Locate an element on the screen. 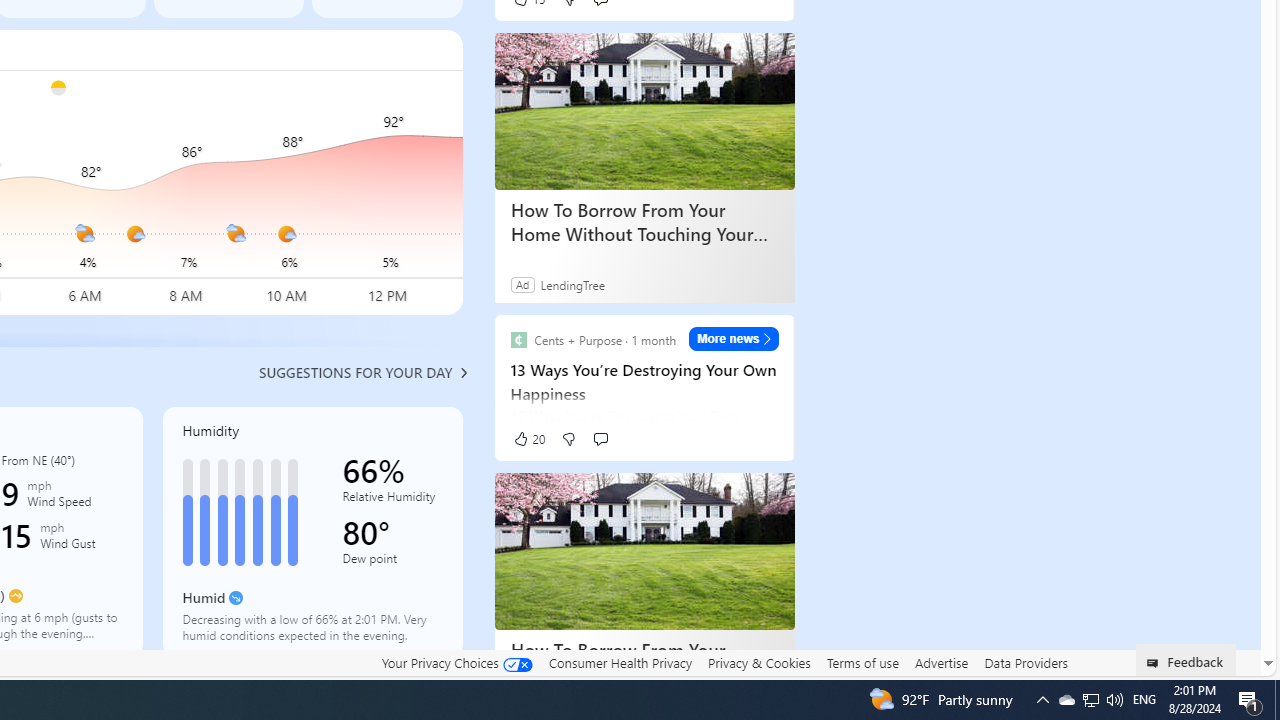 This screenshot has width=1280, height=720. 'Class: feedback_link_icon-DS-EntryPoint1-1' is located at coordinates (1156, 663).